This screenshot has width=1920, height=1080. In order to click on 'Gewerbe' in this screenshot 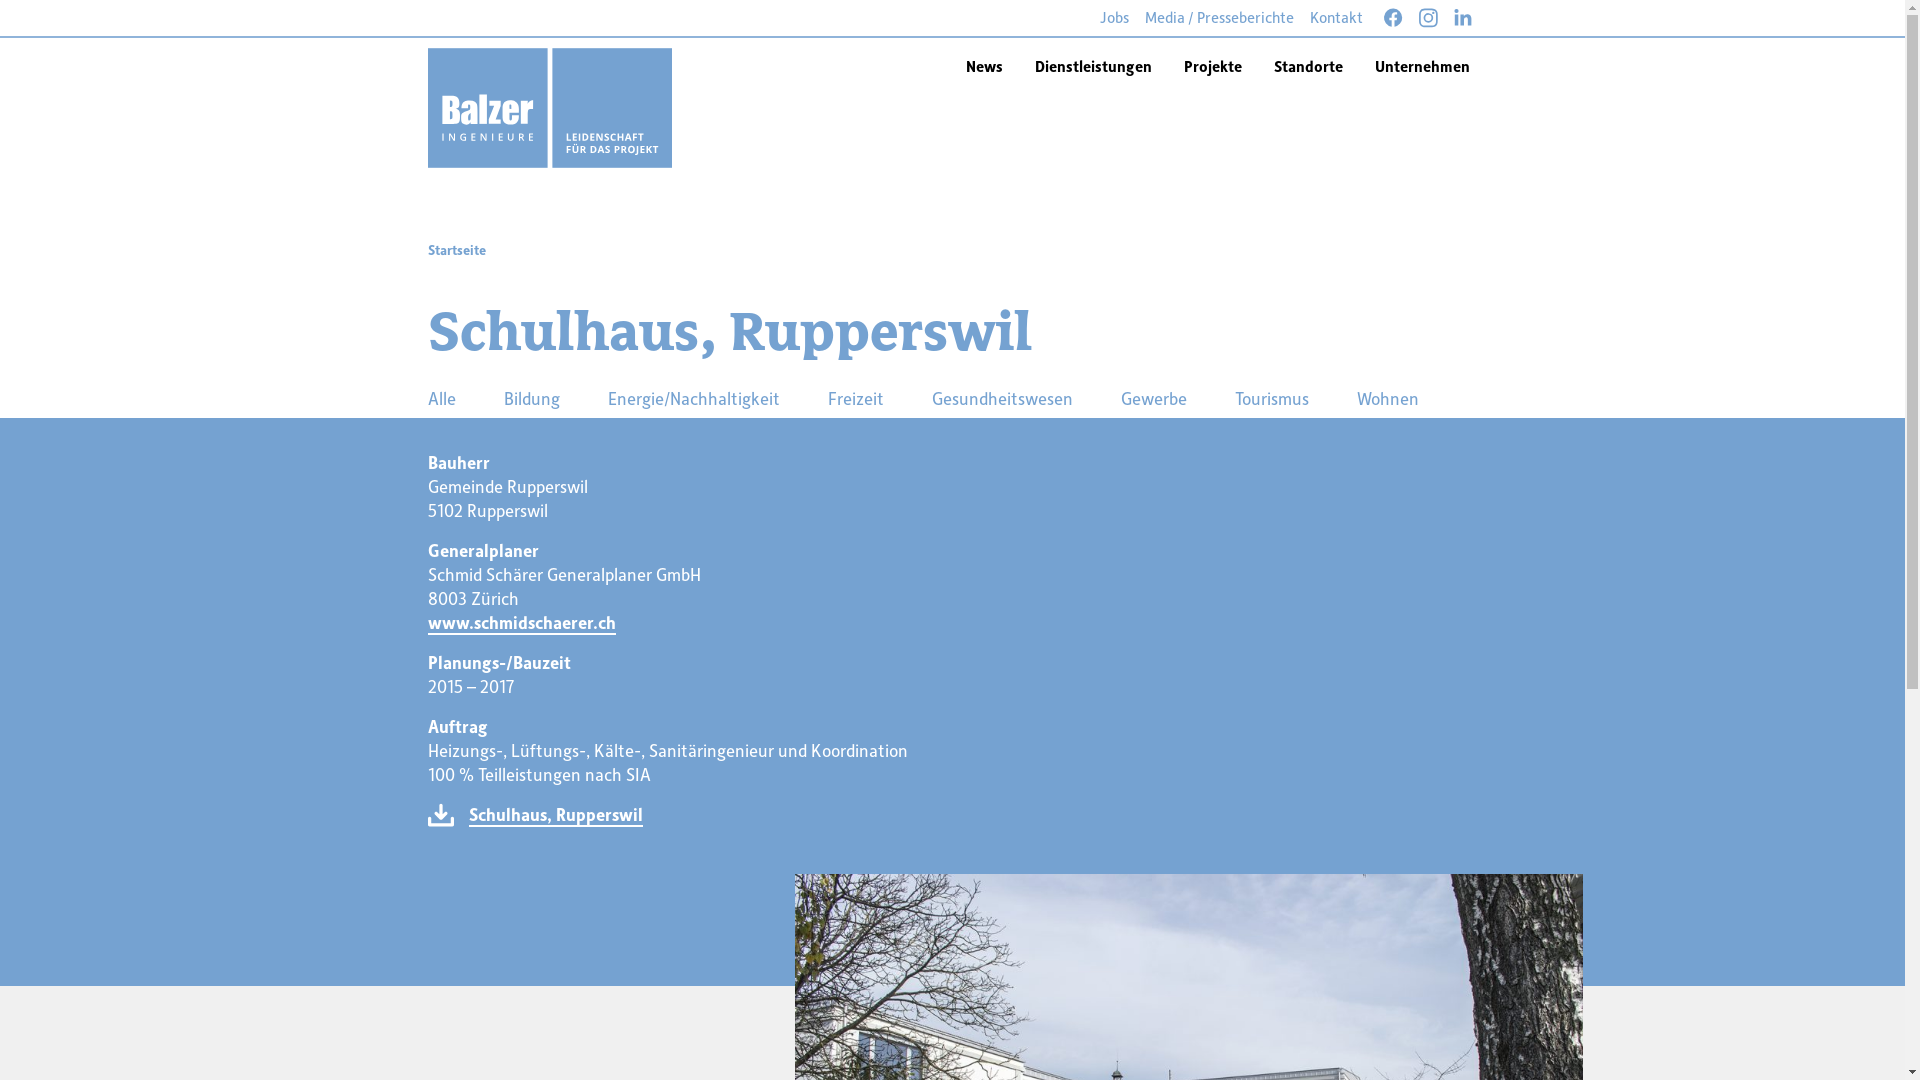, I will do `click(1152, 397)`.